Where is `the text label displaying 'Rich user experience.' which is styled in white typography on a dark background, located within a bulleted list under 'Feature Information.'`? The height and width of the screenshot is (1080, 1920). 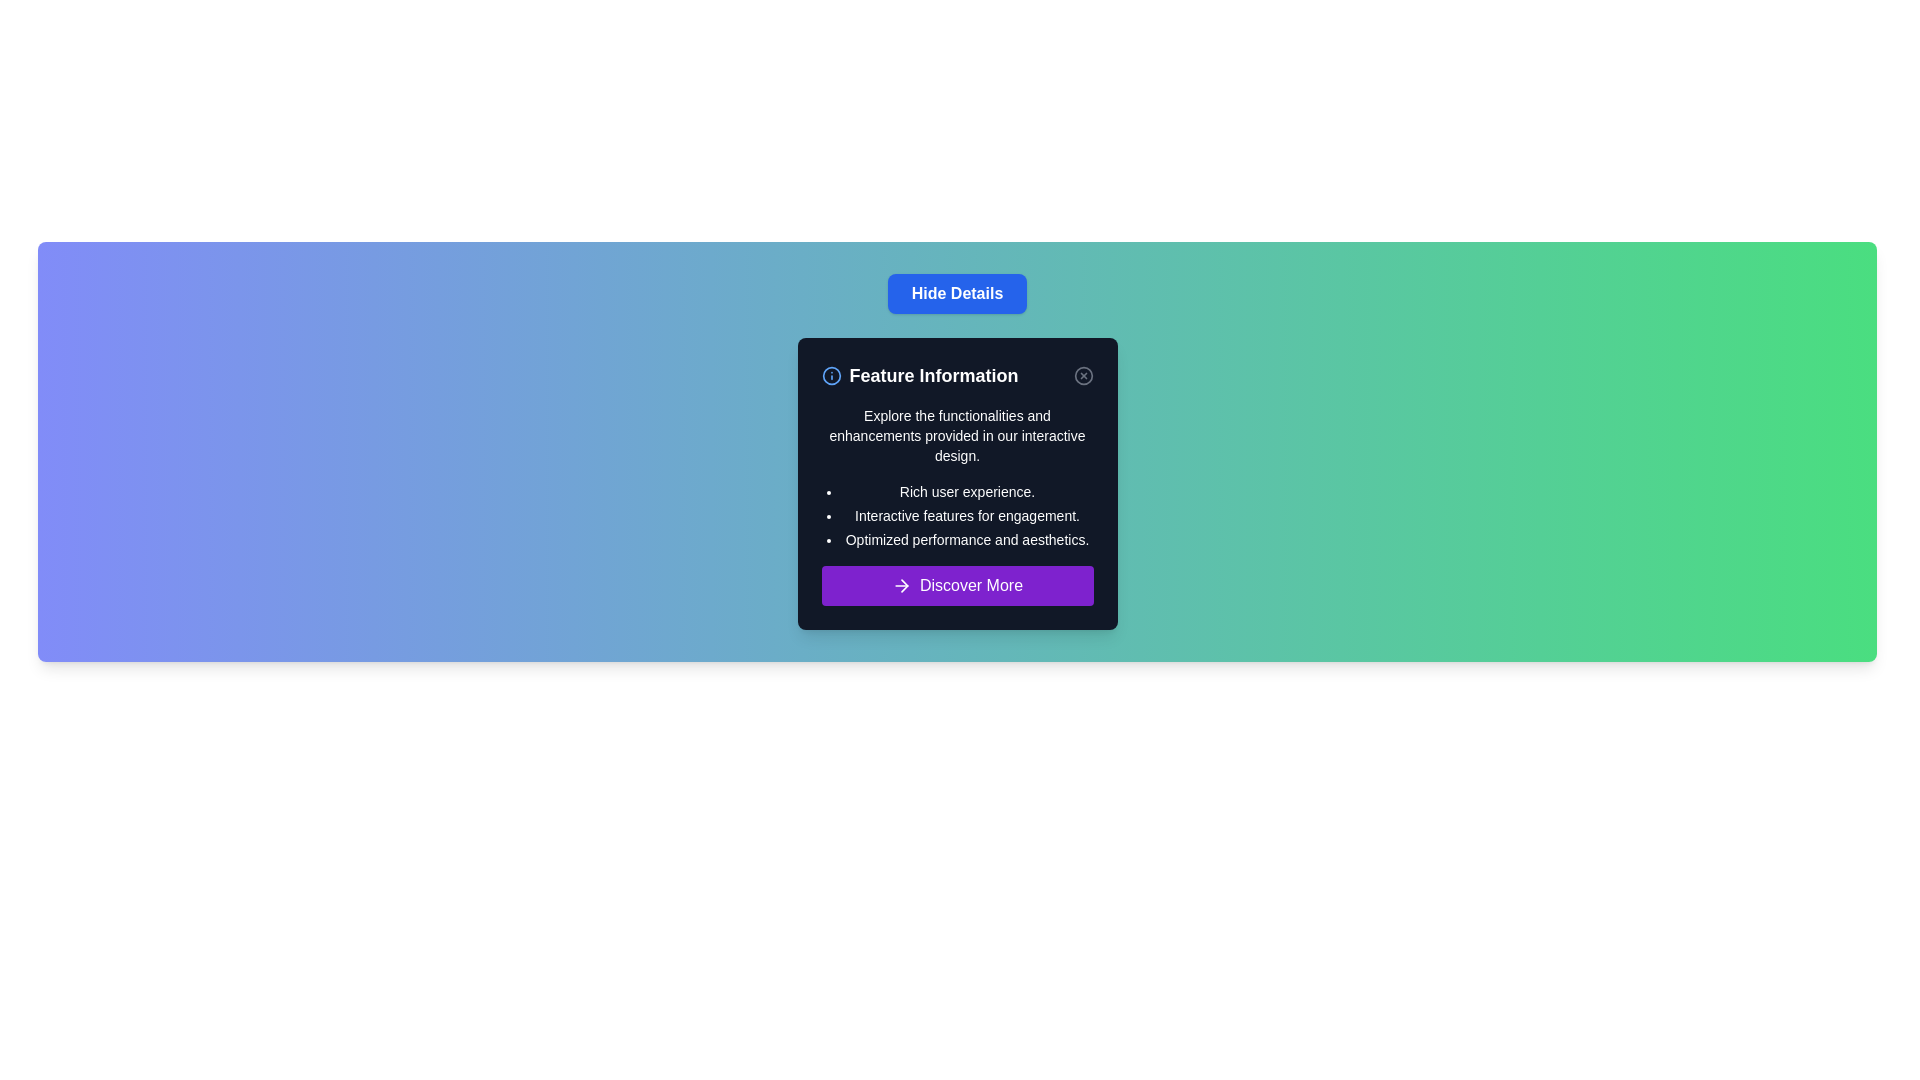 the text label displaying 'Rich user experience.' which is styled in white typography on a dark background, located within a bulleted list under 'Feature Information.' is located at coordinates (967, 492).